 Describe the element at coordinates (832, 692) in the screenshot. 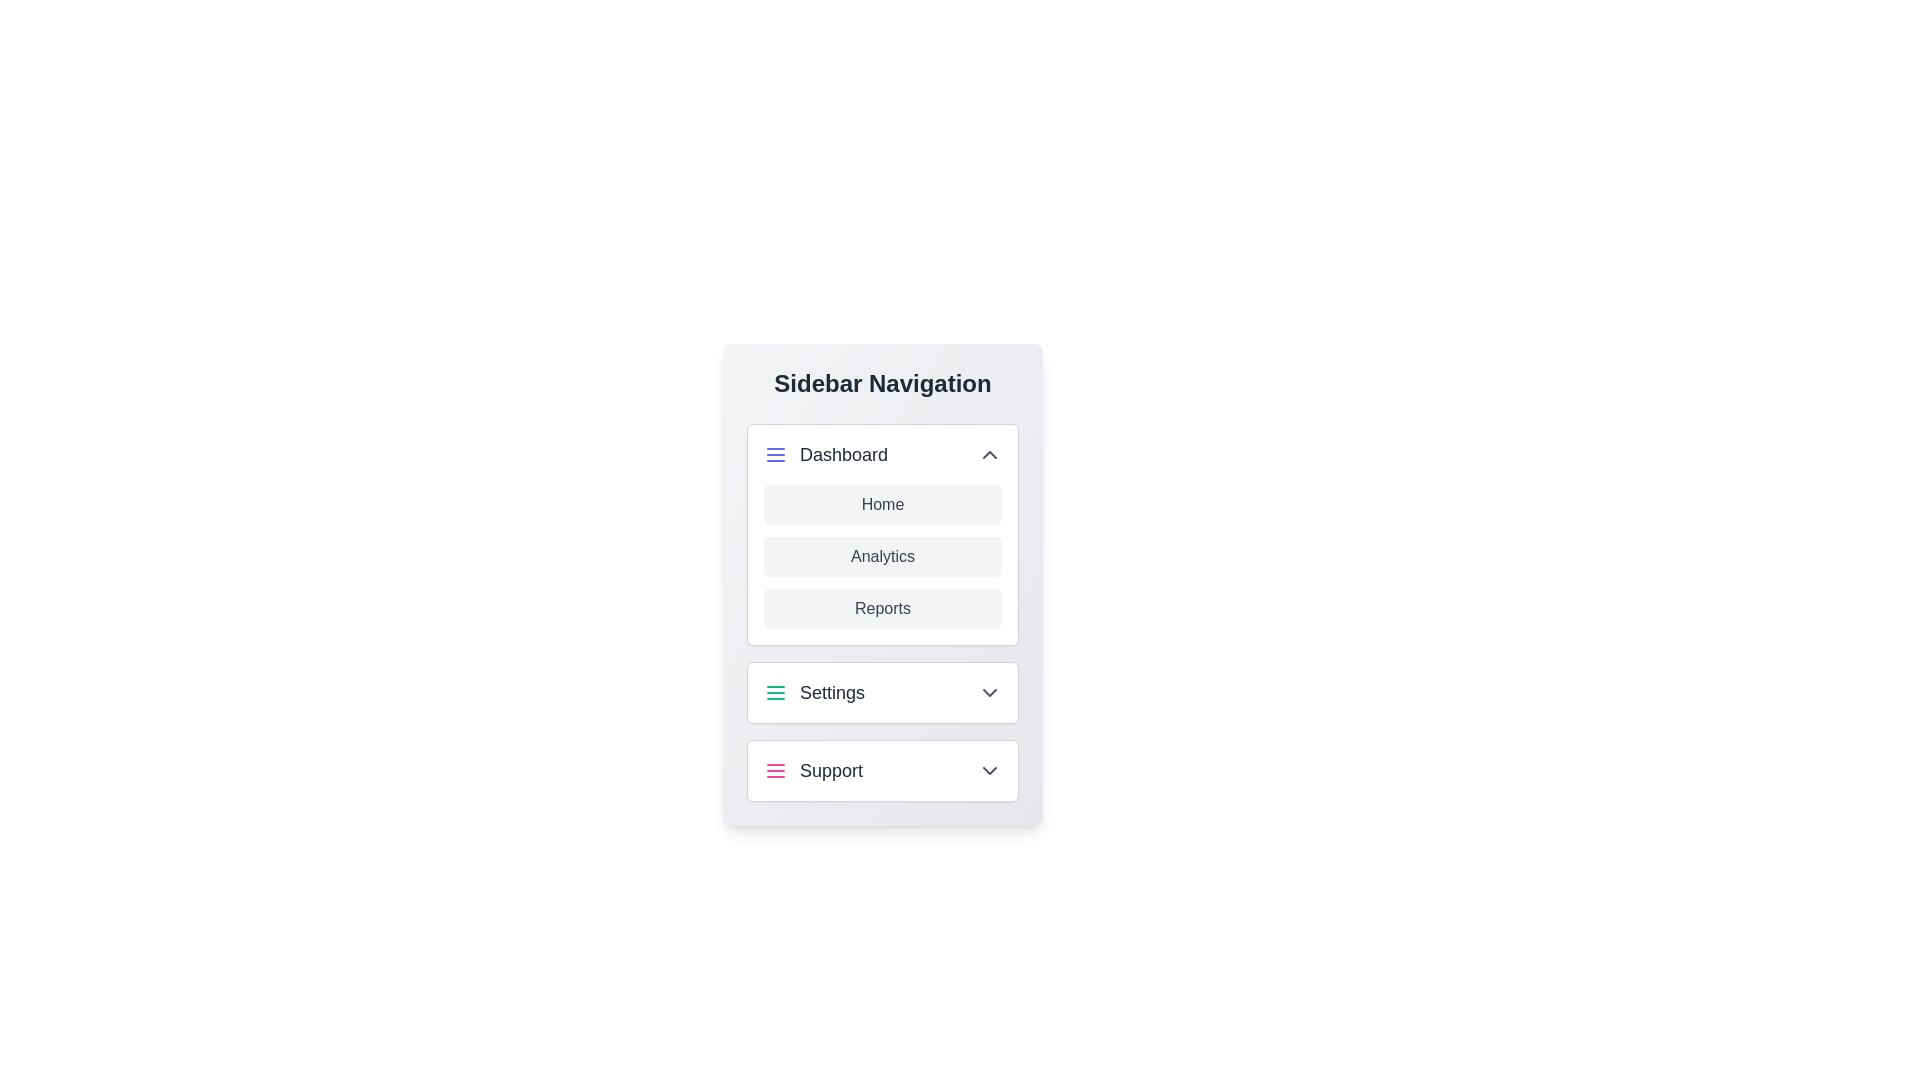

I see `the 'Settings' text label in the sidebar menu` at that location.